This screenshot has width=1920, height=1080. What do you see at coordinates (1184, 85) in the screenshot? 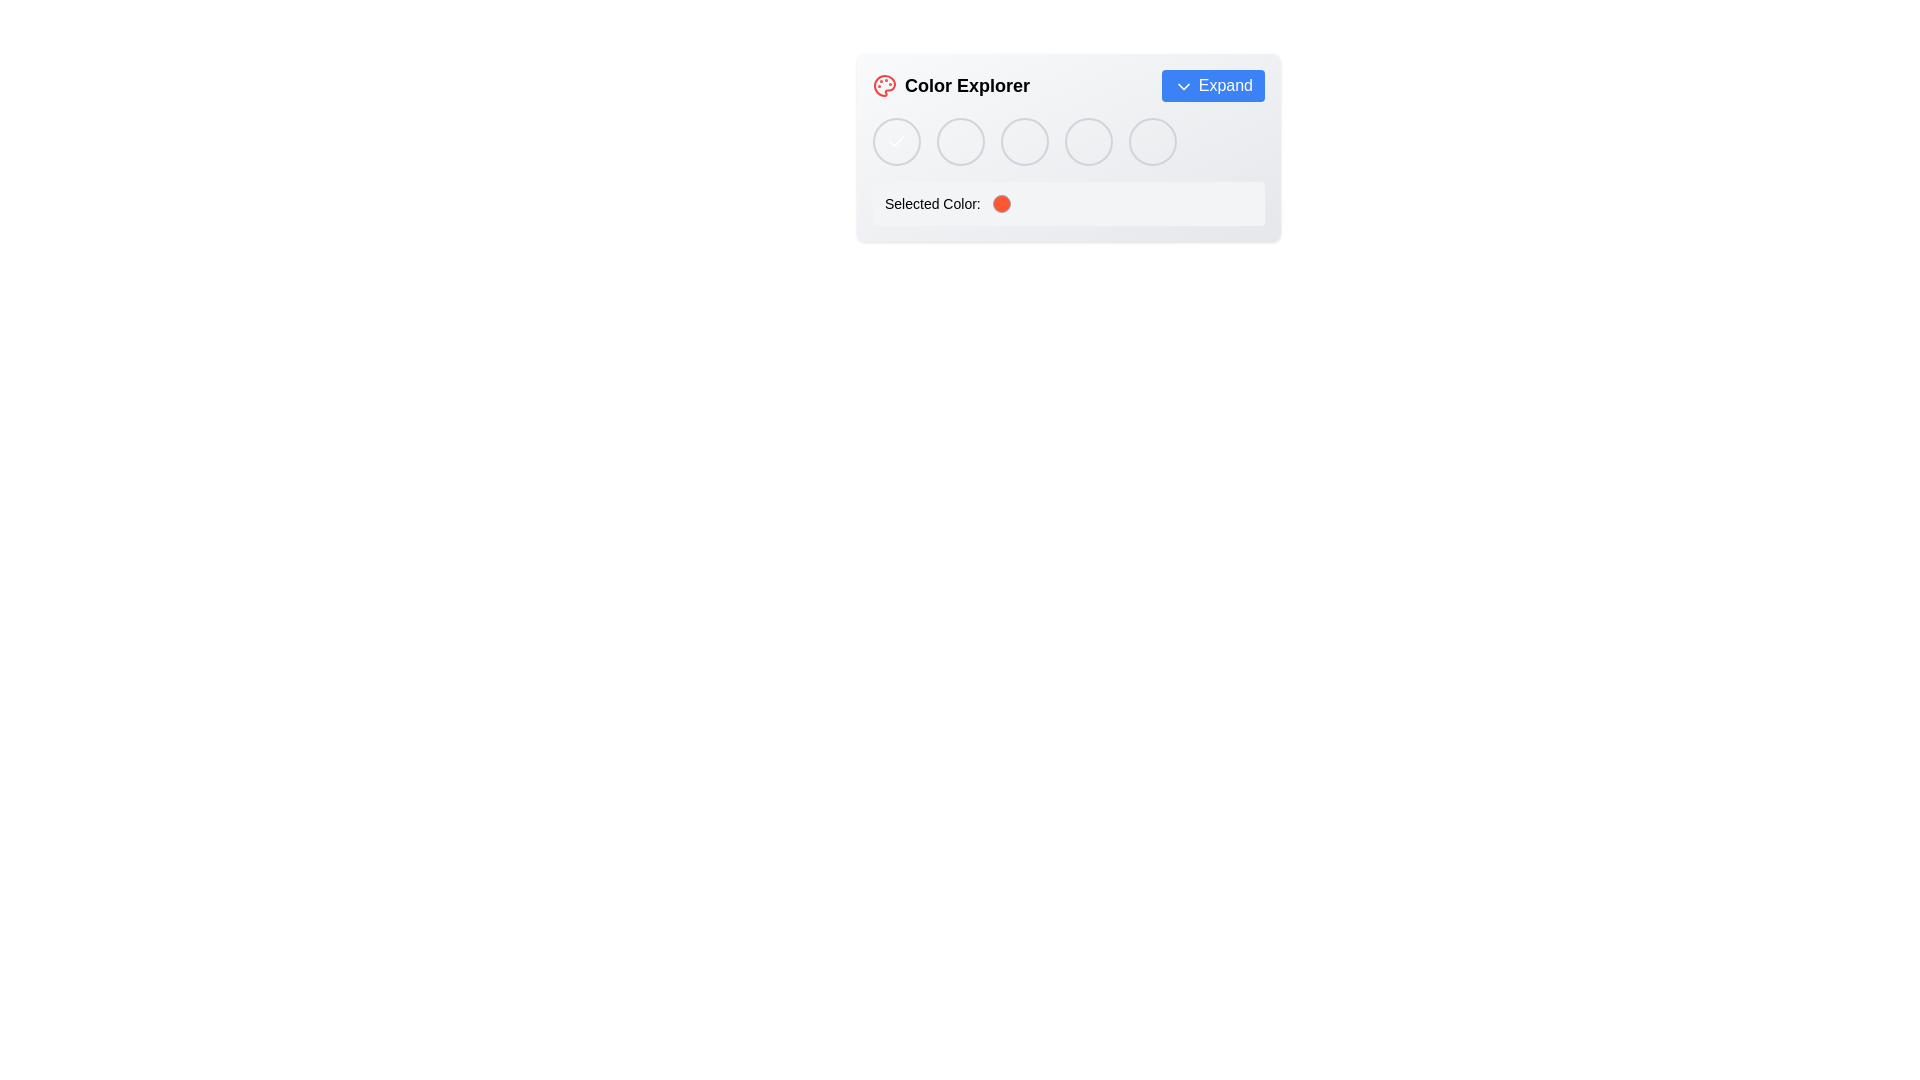
I see `the expandable action icon located at the right end of the 'Expand' button in the top-right corner of the 'Color Explorer' panel` at bounding box center [1184, 85].